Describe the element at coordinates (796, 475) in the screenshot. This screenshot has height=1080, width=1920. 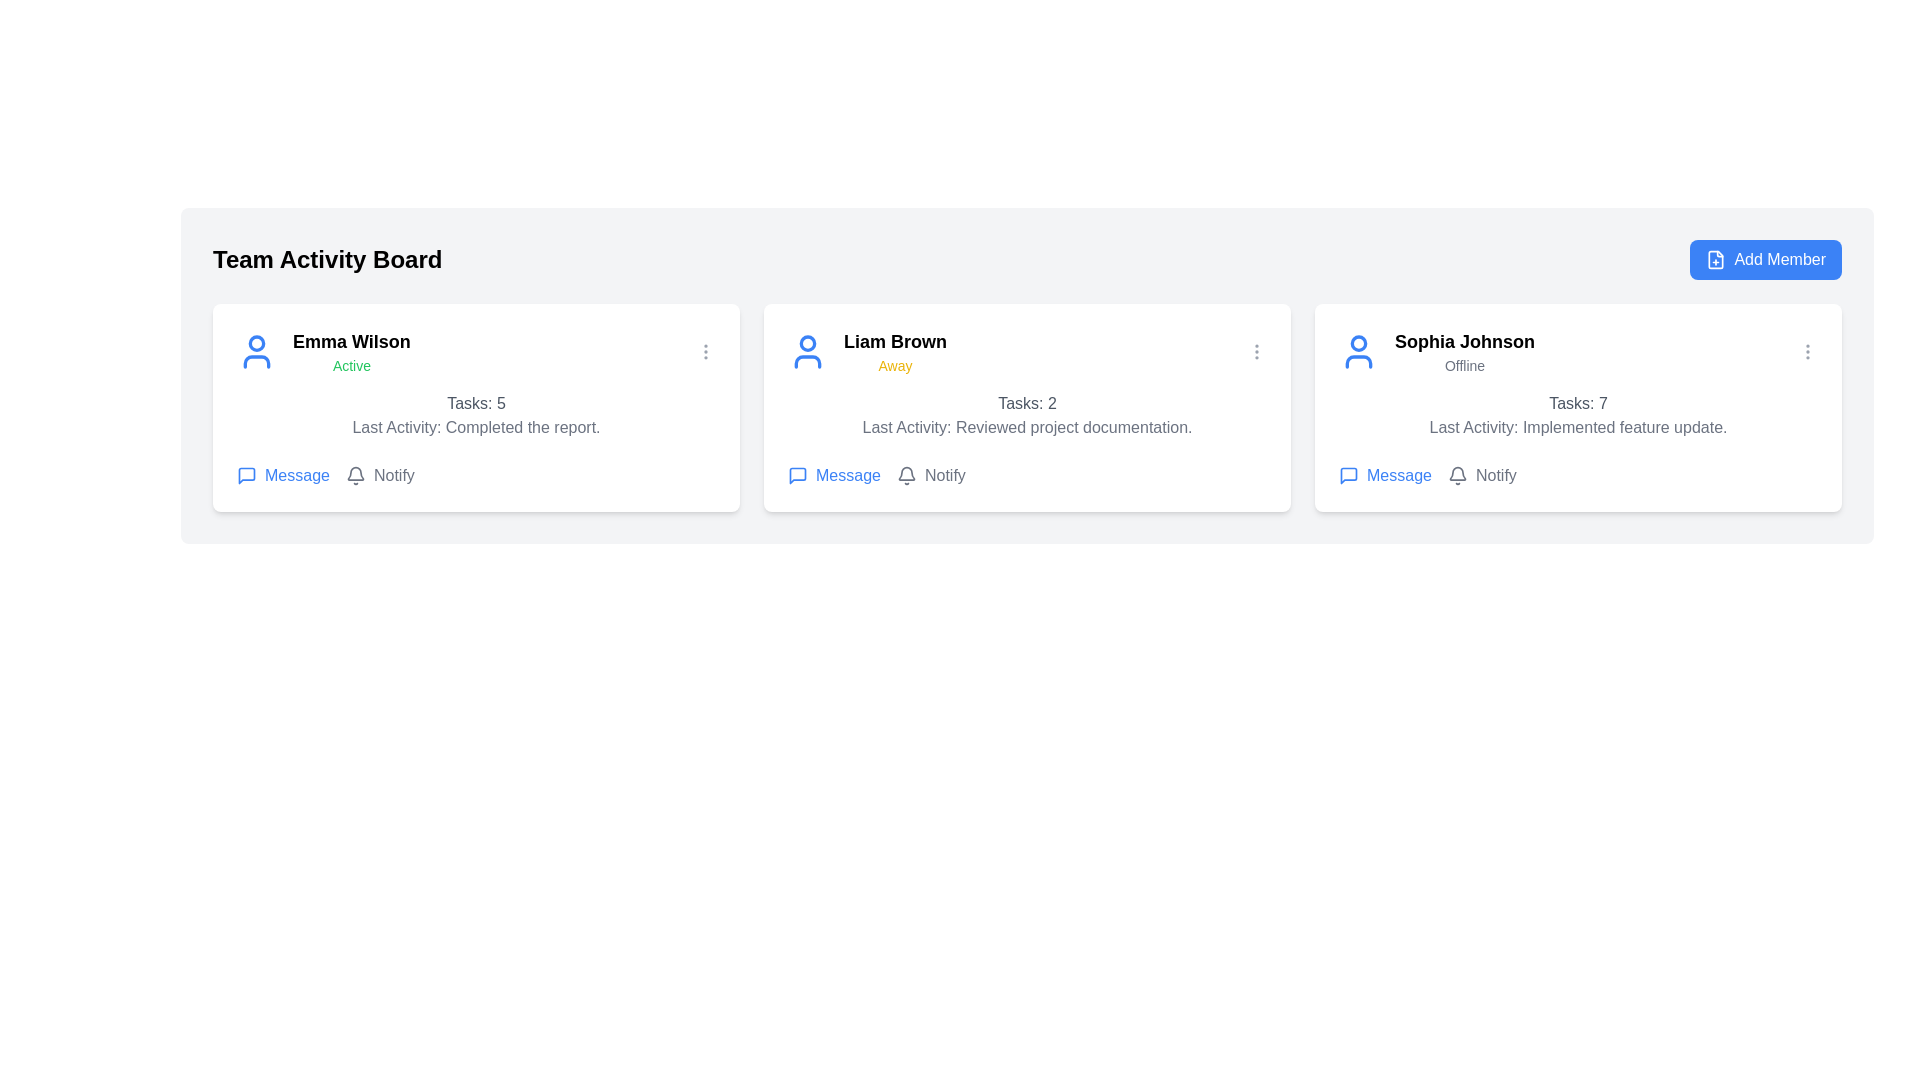
I see `the speech bubble icon inside the 'Message' button located at the bottom left of the second user card titled 'Liam Brown' on the Team Activity Board to initiate the associated action` at that location.